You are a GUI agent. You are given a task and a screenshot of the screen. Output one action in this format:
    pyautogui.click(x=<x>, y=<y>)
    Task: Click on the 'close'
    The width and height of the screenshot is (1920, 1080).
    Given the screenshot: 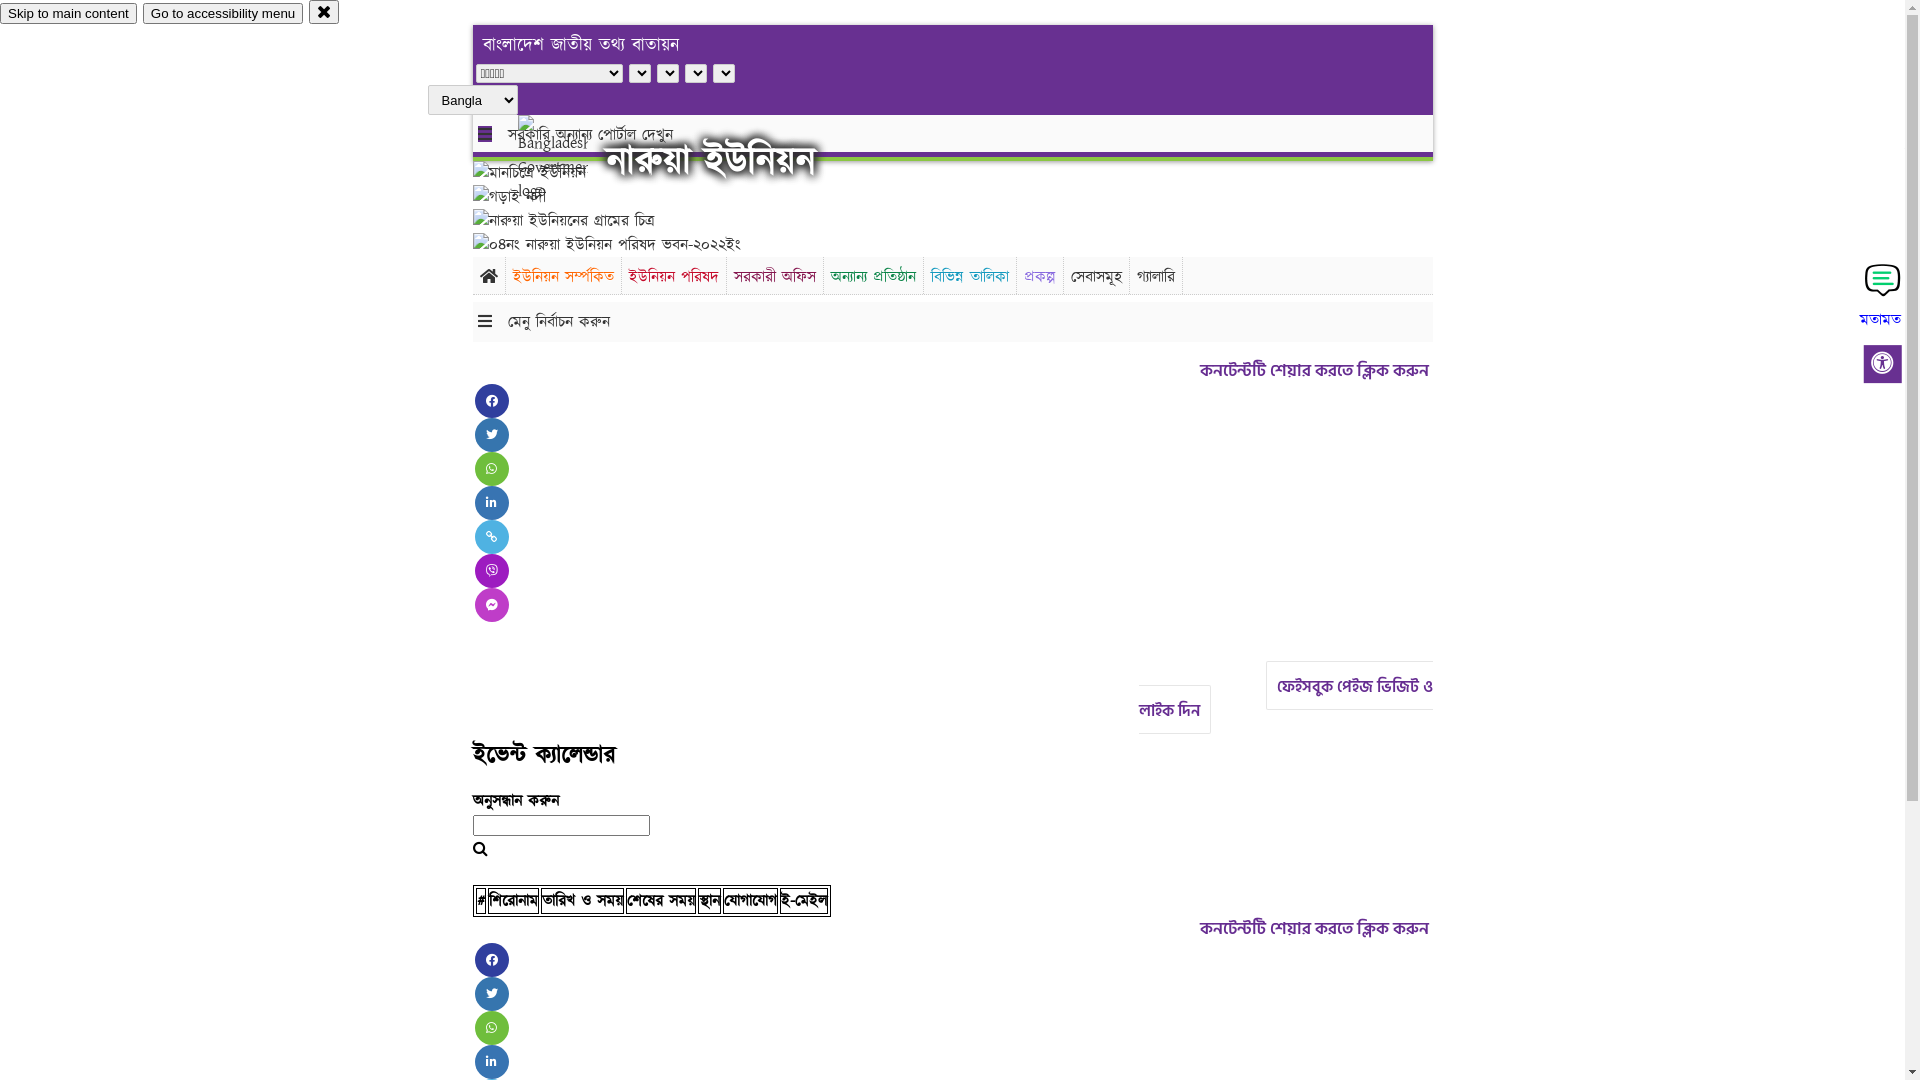 What is the action you would take?
    pyautogui.click(x=324, y=11)
    